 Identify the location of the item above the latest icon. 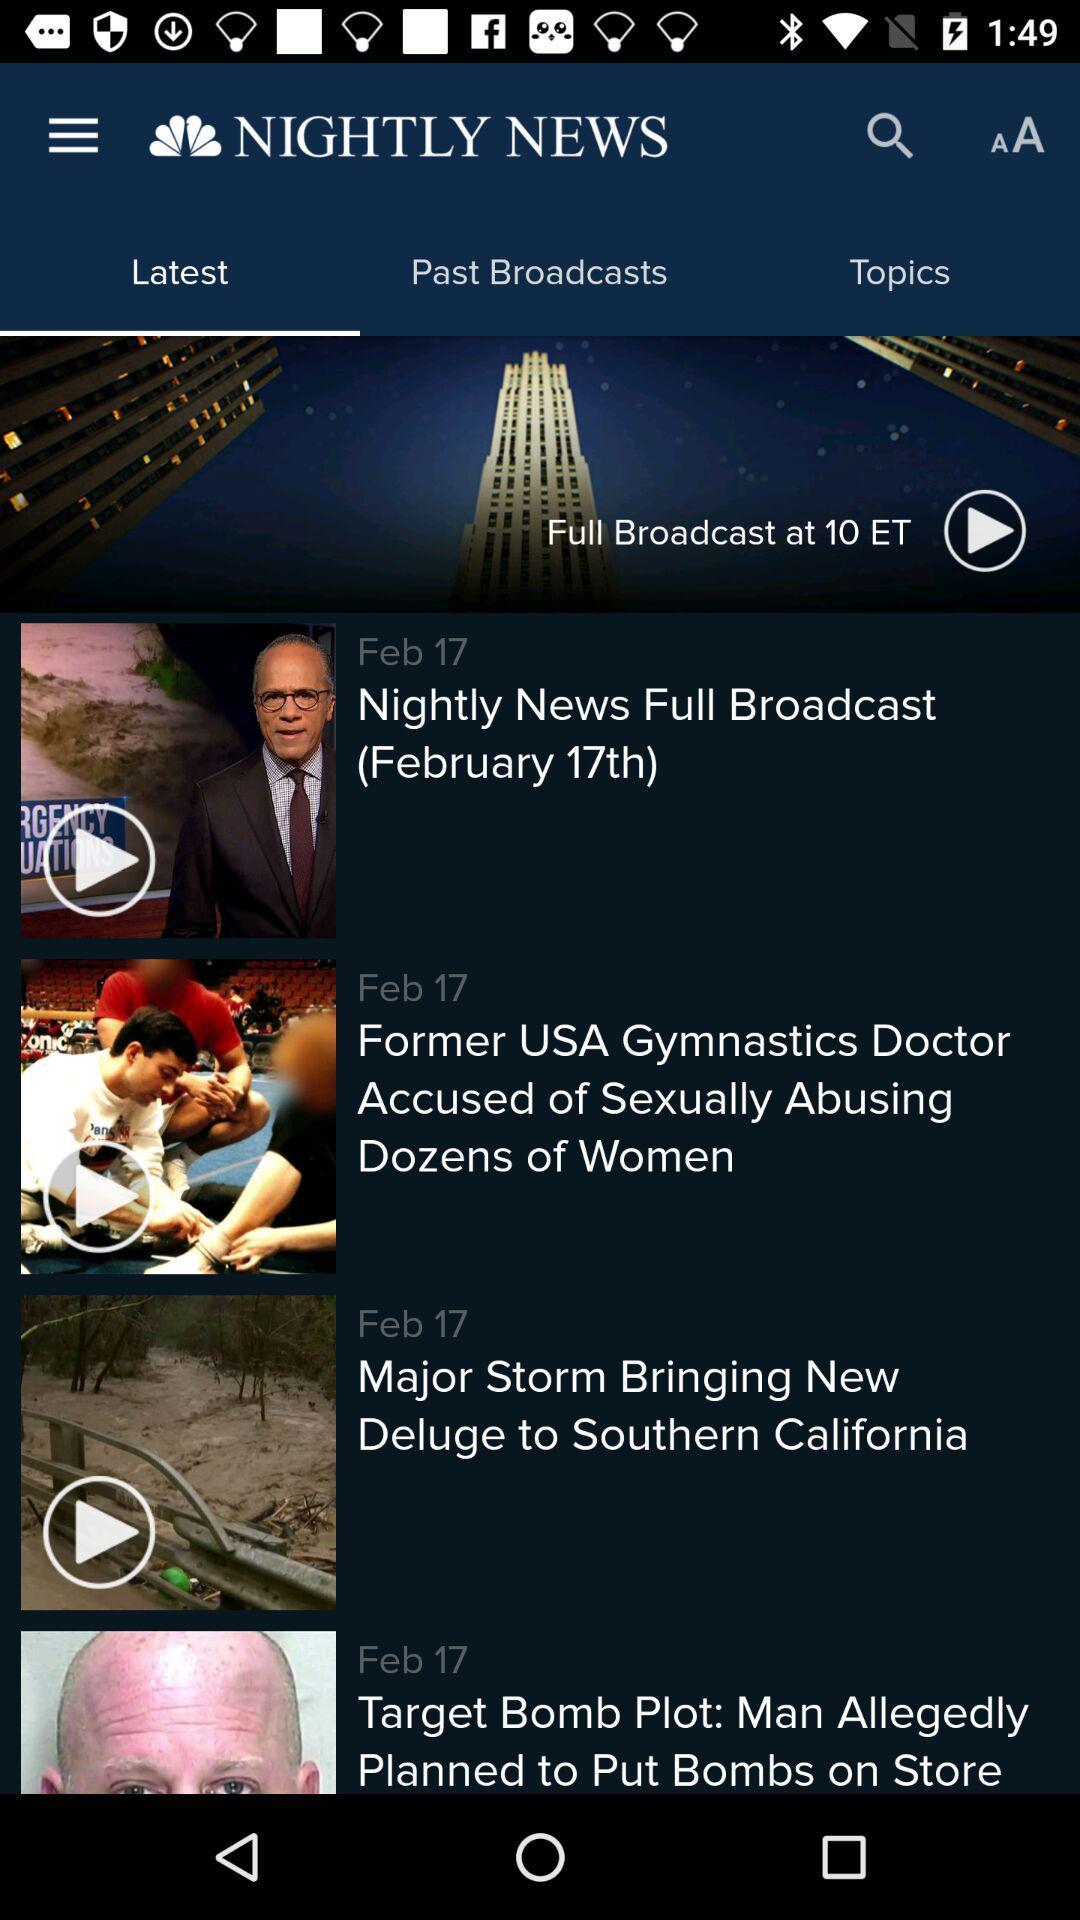
(407, 135).